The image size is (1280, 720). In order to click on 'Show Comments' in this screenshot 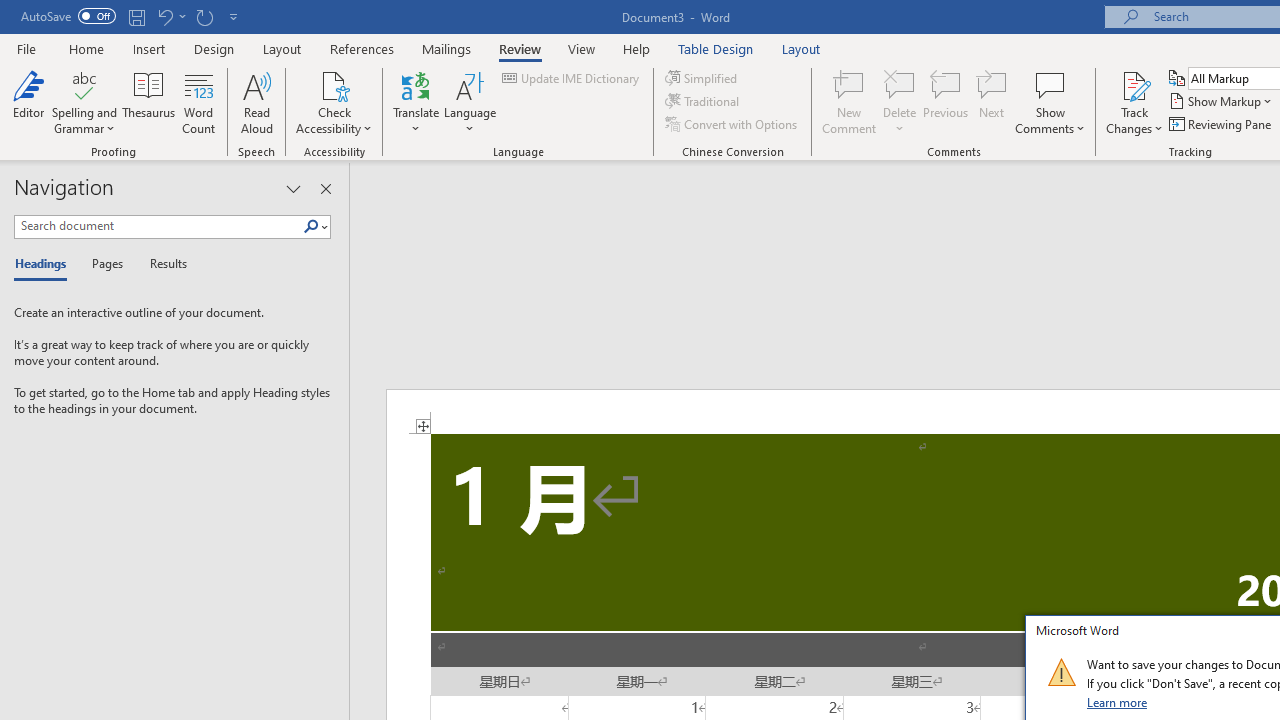, I will do `click(1049, 84)`.